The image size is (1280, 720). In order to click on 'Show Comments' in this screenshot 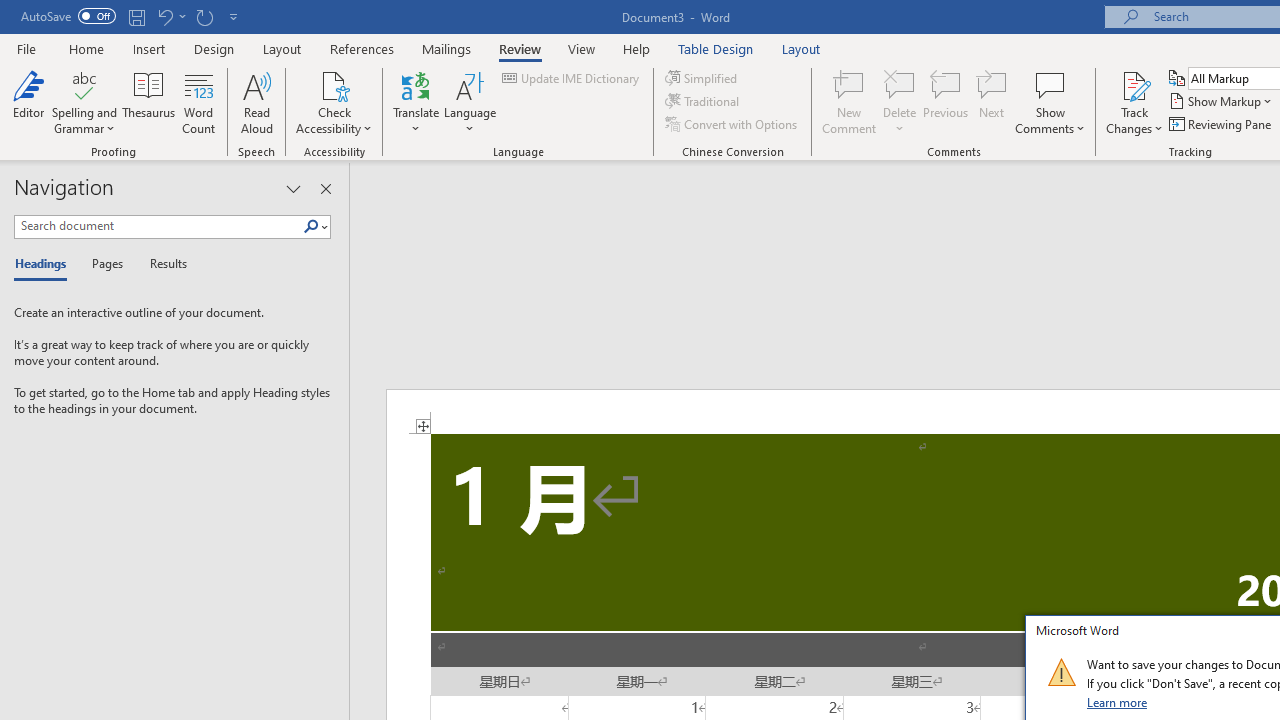, I will do `click(1049, 84)`.